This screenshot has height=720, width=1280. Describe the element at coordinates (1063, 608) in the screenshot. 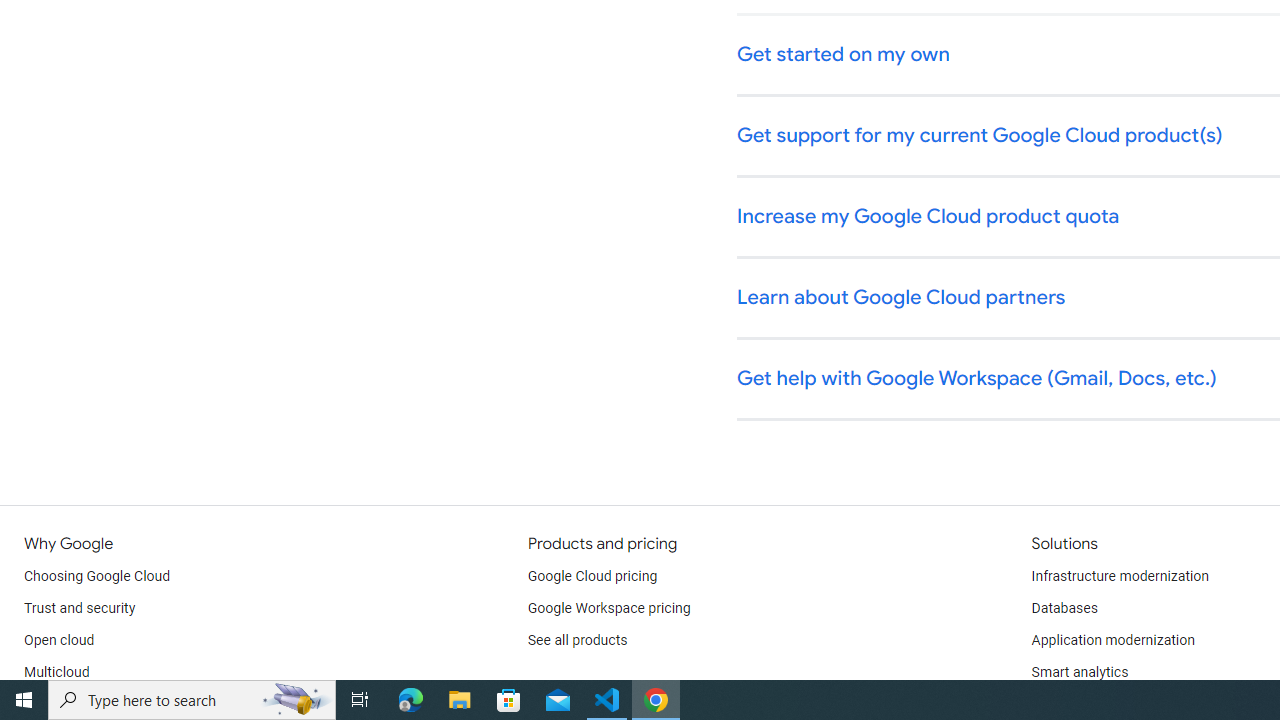

I see `'Databases'` at that location.